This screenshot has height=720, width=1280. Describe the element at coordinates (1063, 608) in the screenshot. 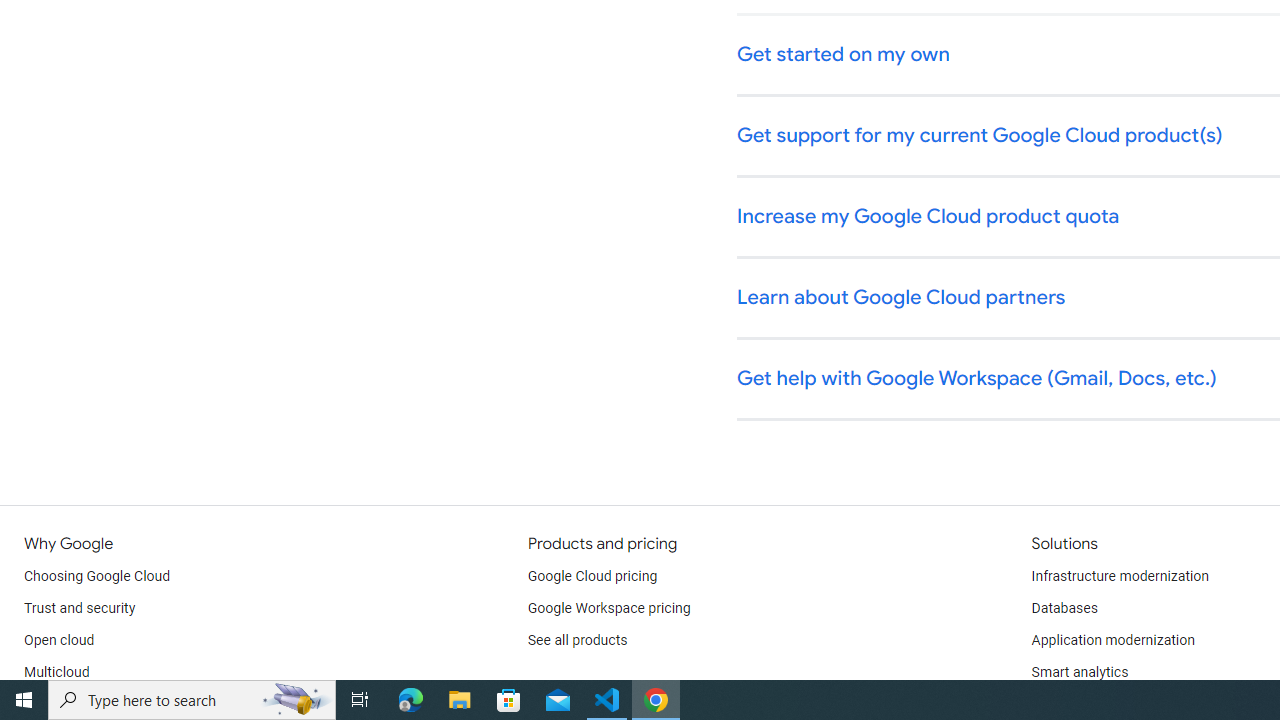

I see `'Databases'` at that location.